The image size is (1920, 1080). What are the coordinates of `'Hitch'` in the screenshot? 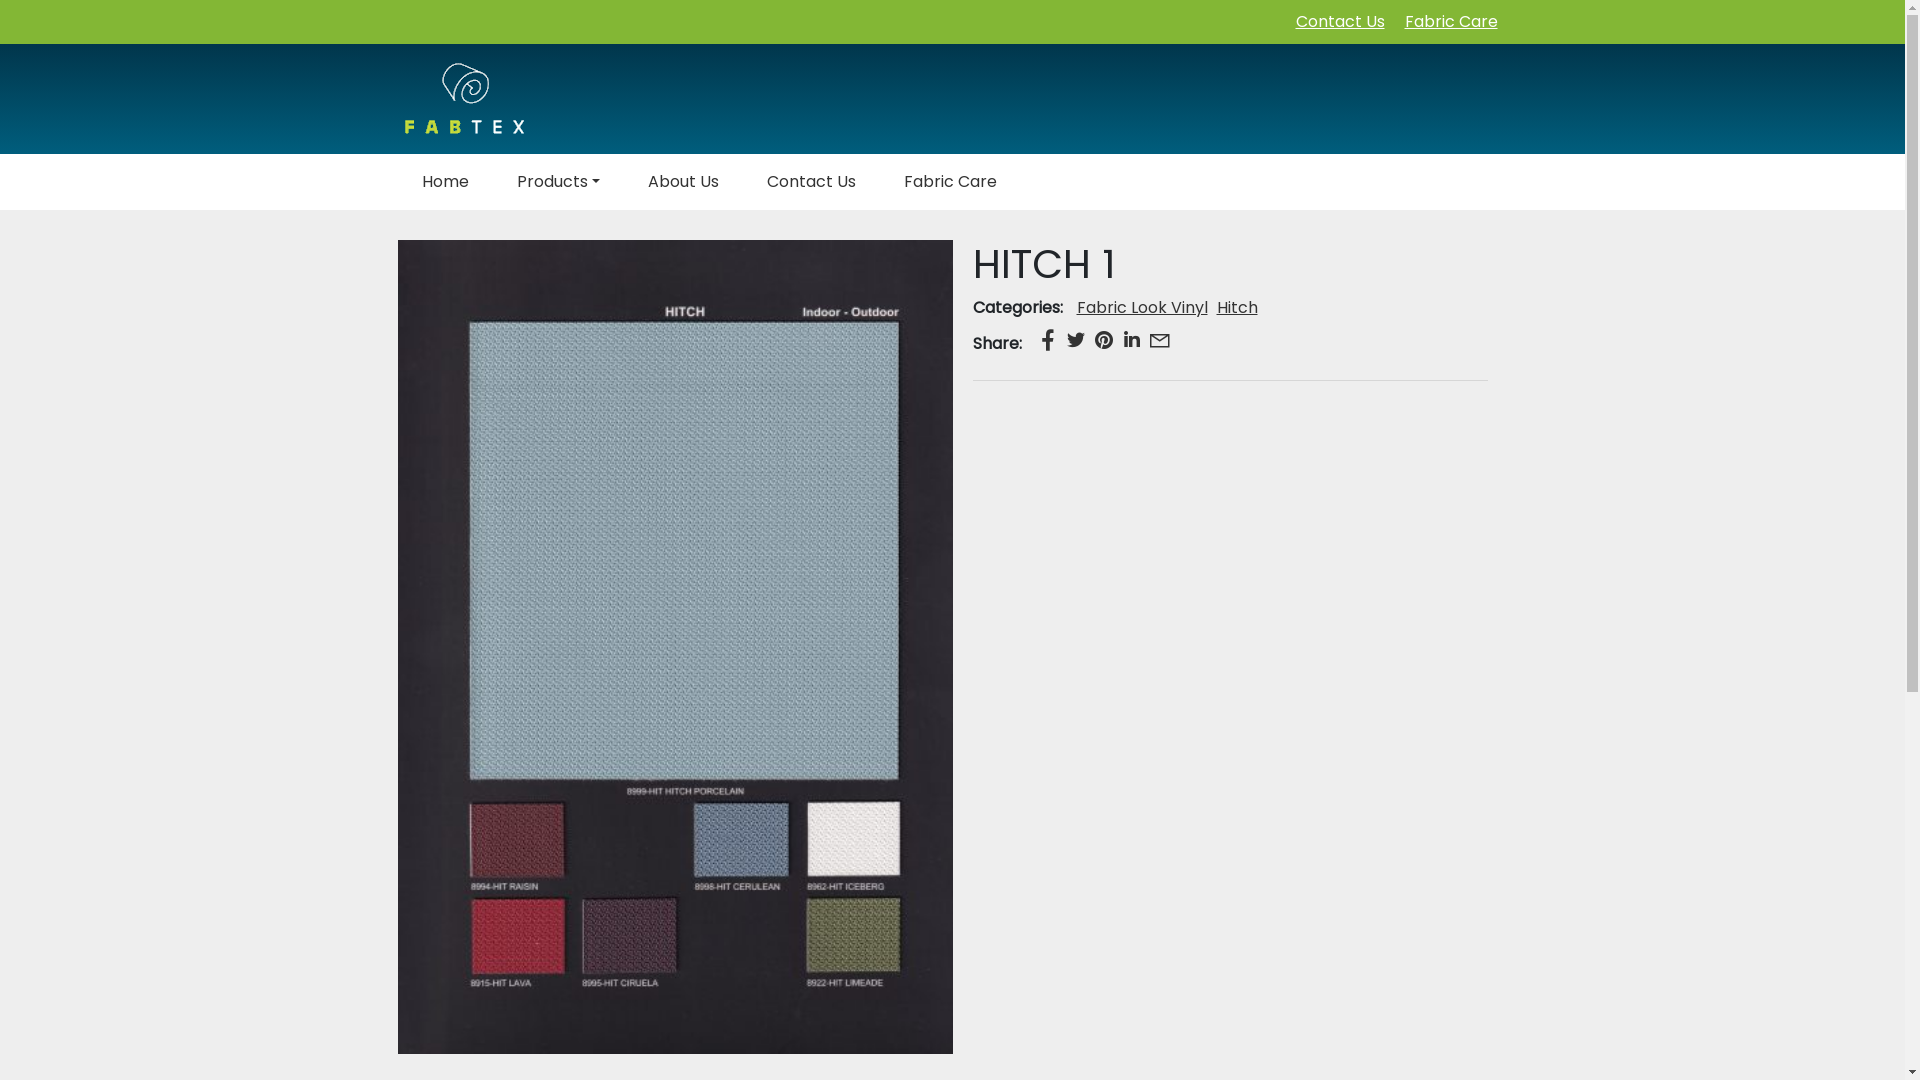 It's located at (1235, 307).